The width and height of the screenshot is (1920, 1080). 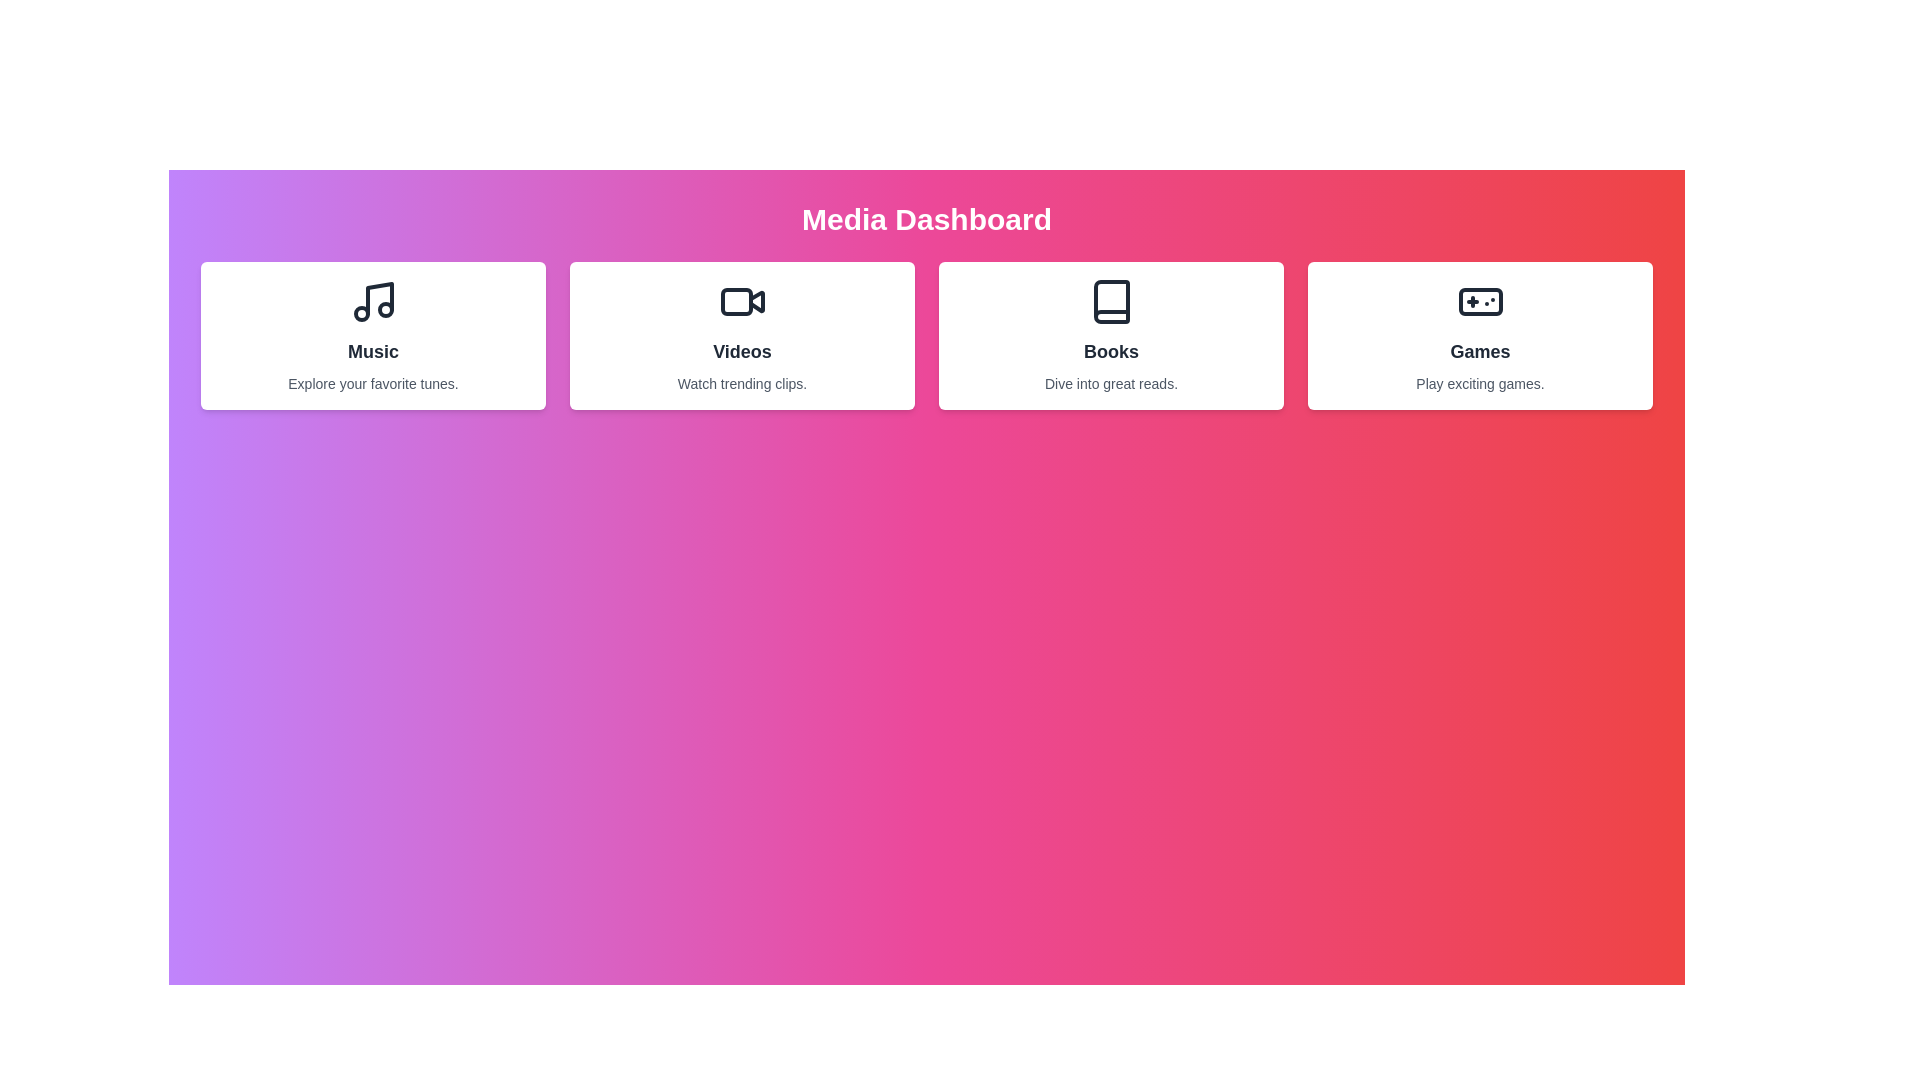 I want to click on the text component that reads 'Dive into great reads.' which is styled with a small font size and gray color, located below the bold title 'Books' in a white rectangular card, so click(x=1110, y=384).